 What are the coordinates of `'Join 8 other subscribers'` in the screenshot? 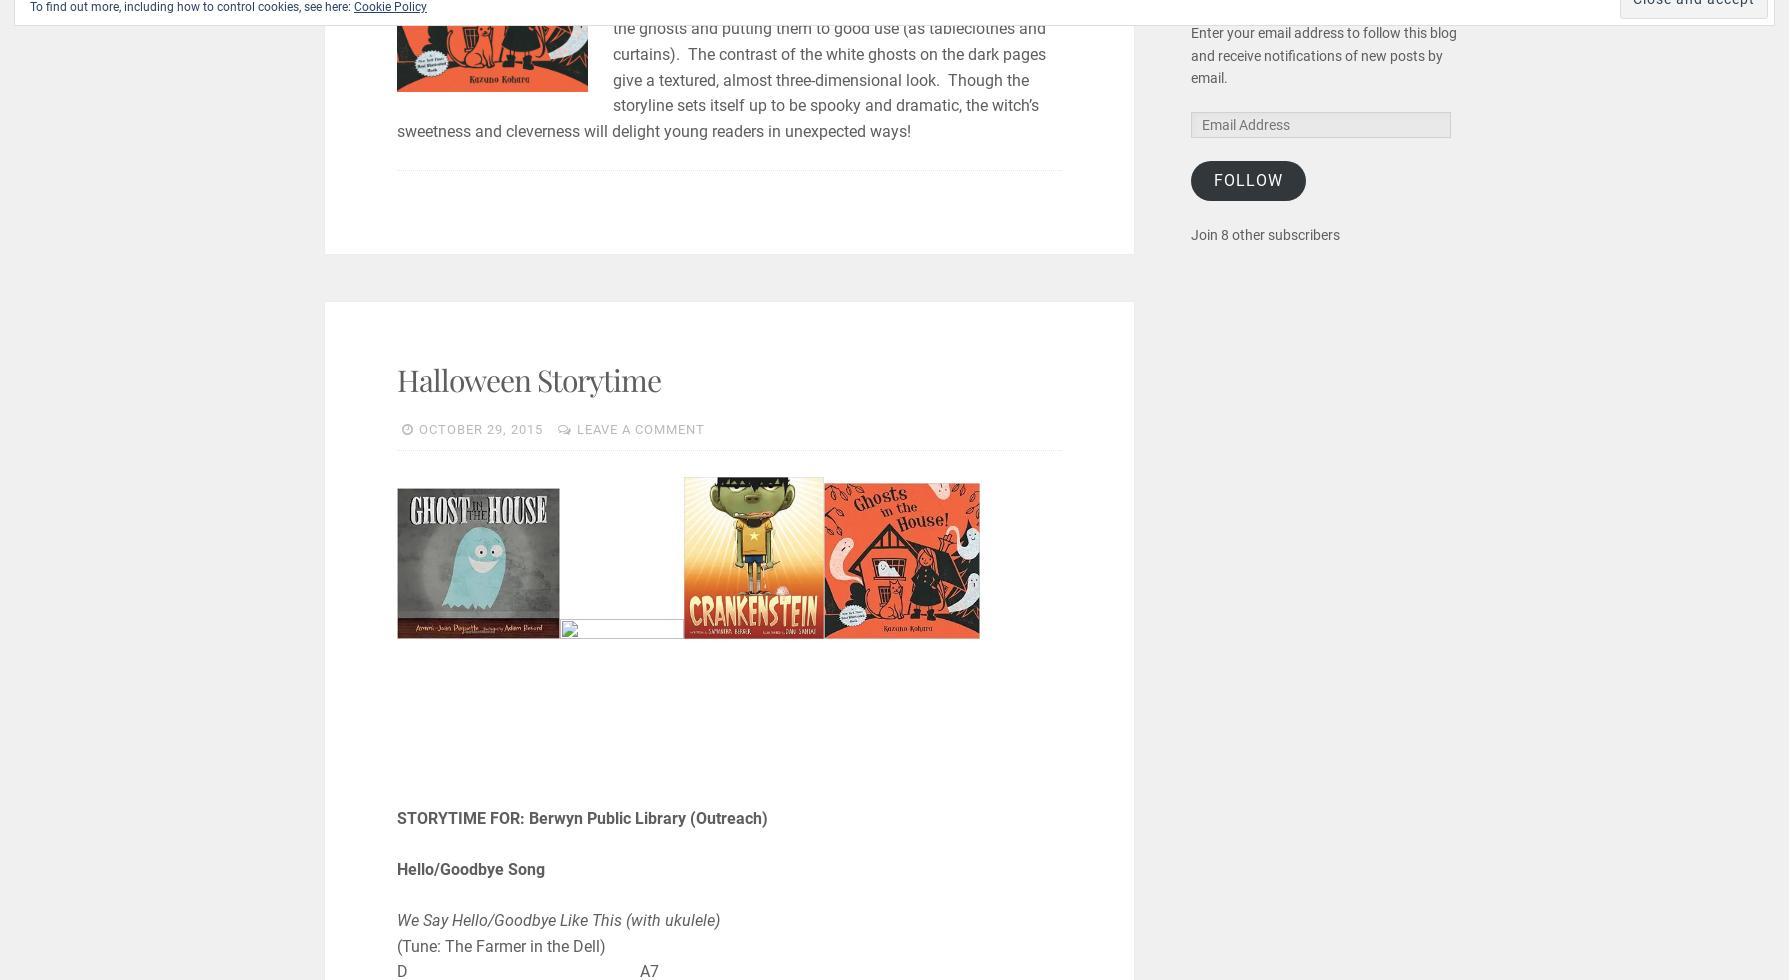 It's located at (1264, 234).